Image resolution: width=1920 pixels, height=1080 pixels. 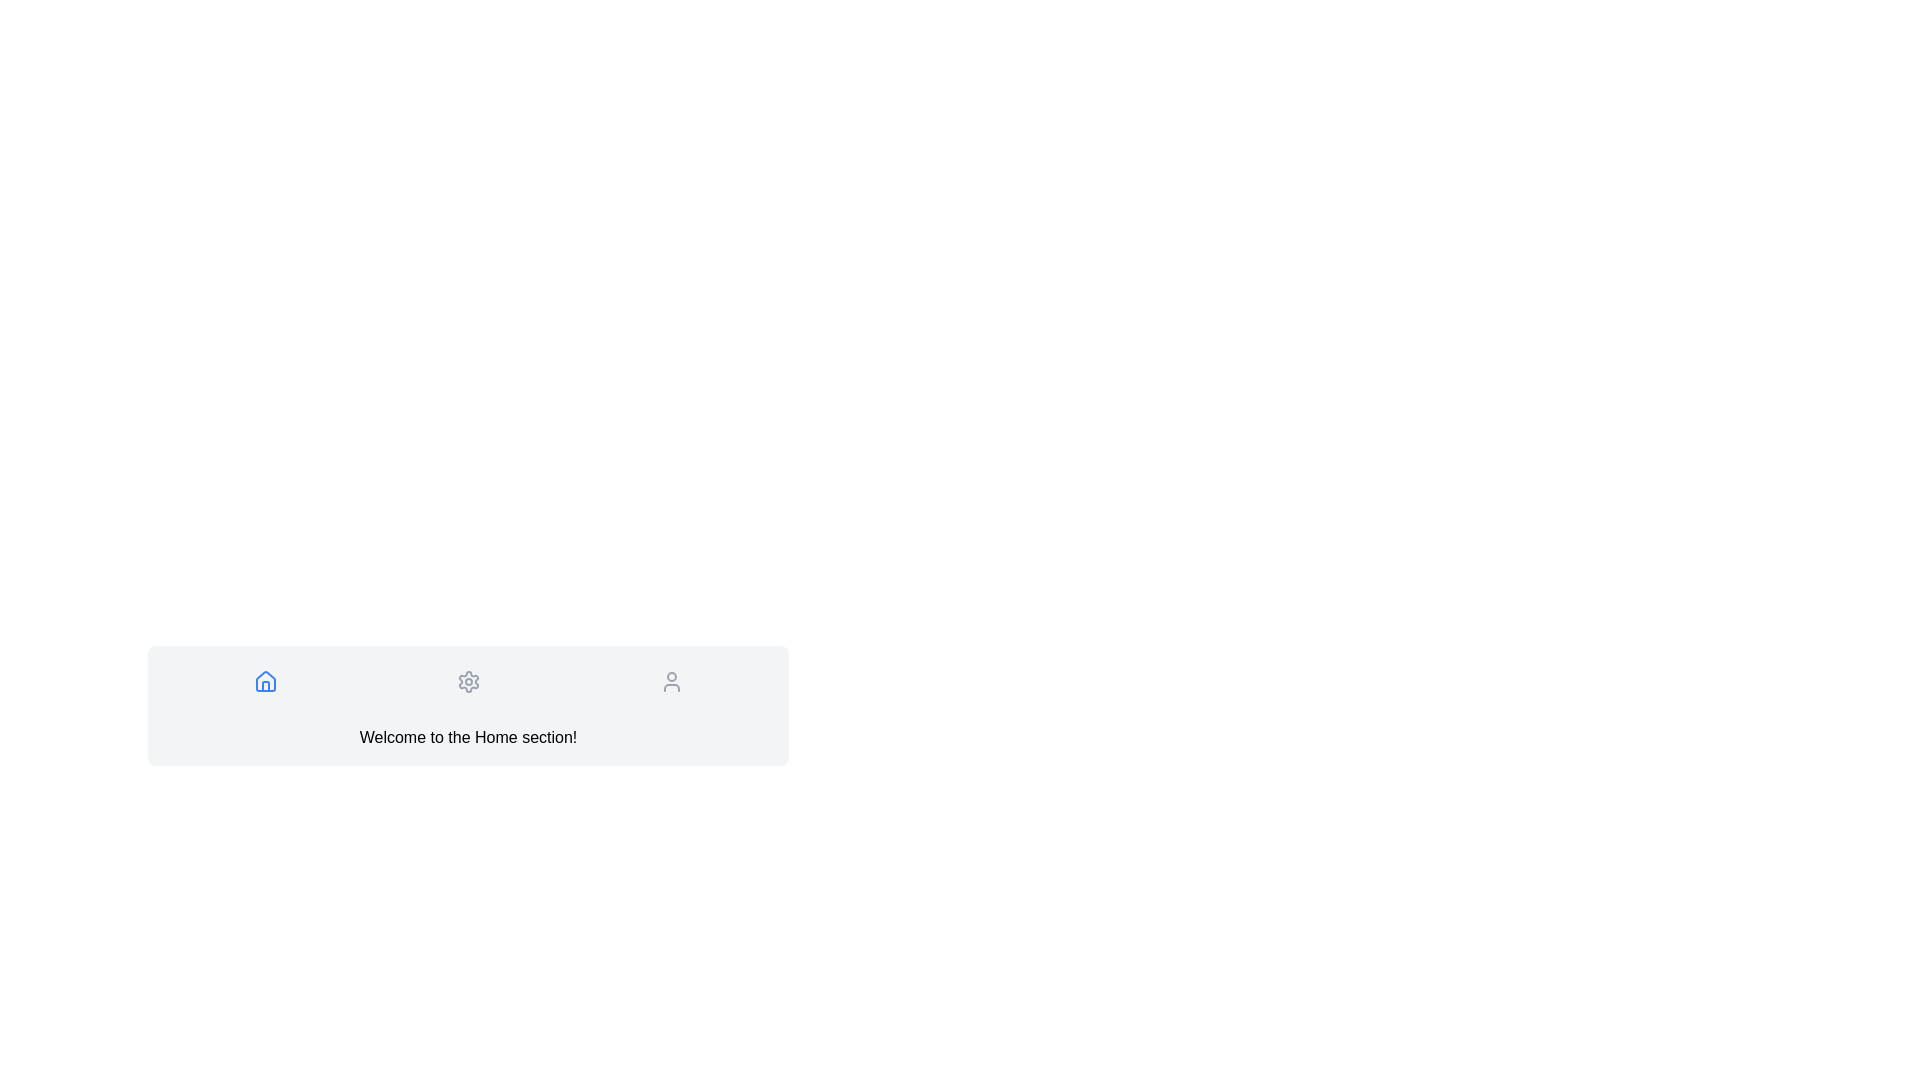 I want to click on the gear-shaped settings icon located in the center of the bottom navigation bar, so click(x=467, y=681).